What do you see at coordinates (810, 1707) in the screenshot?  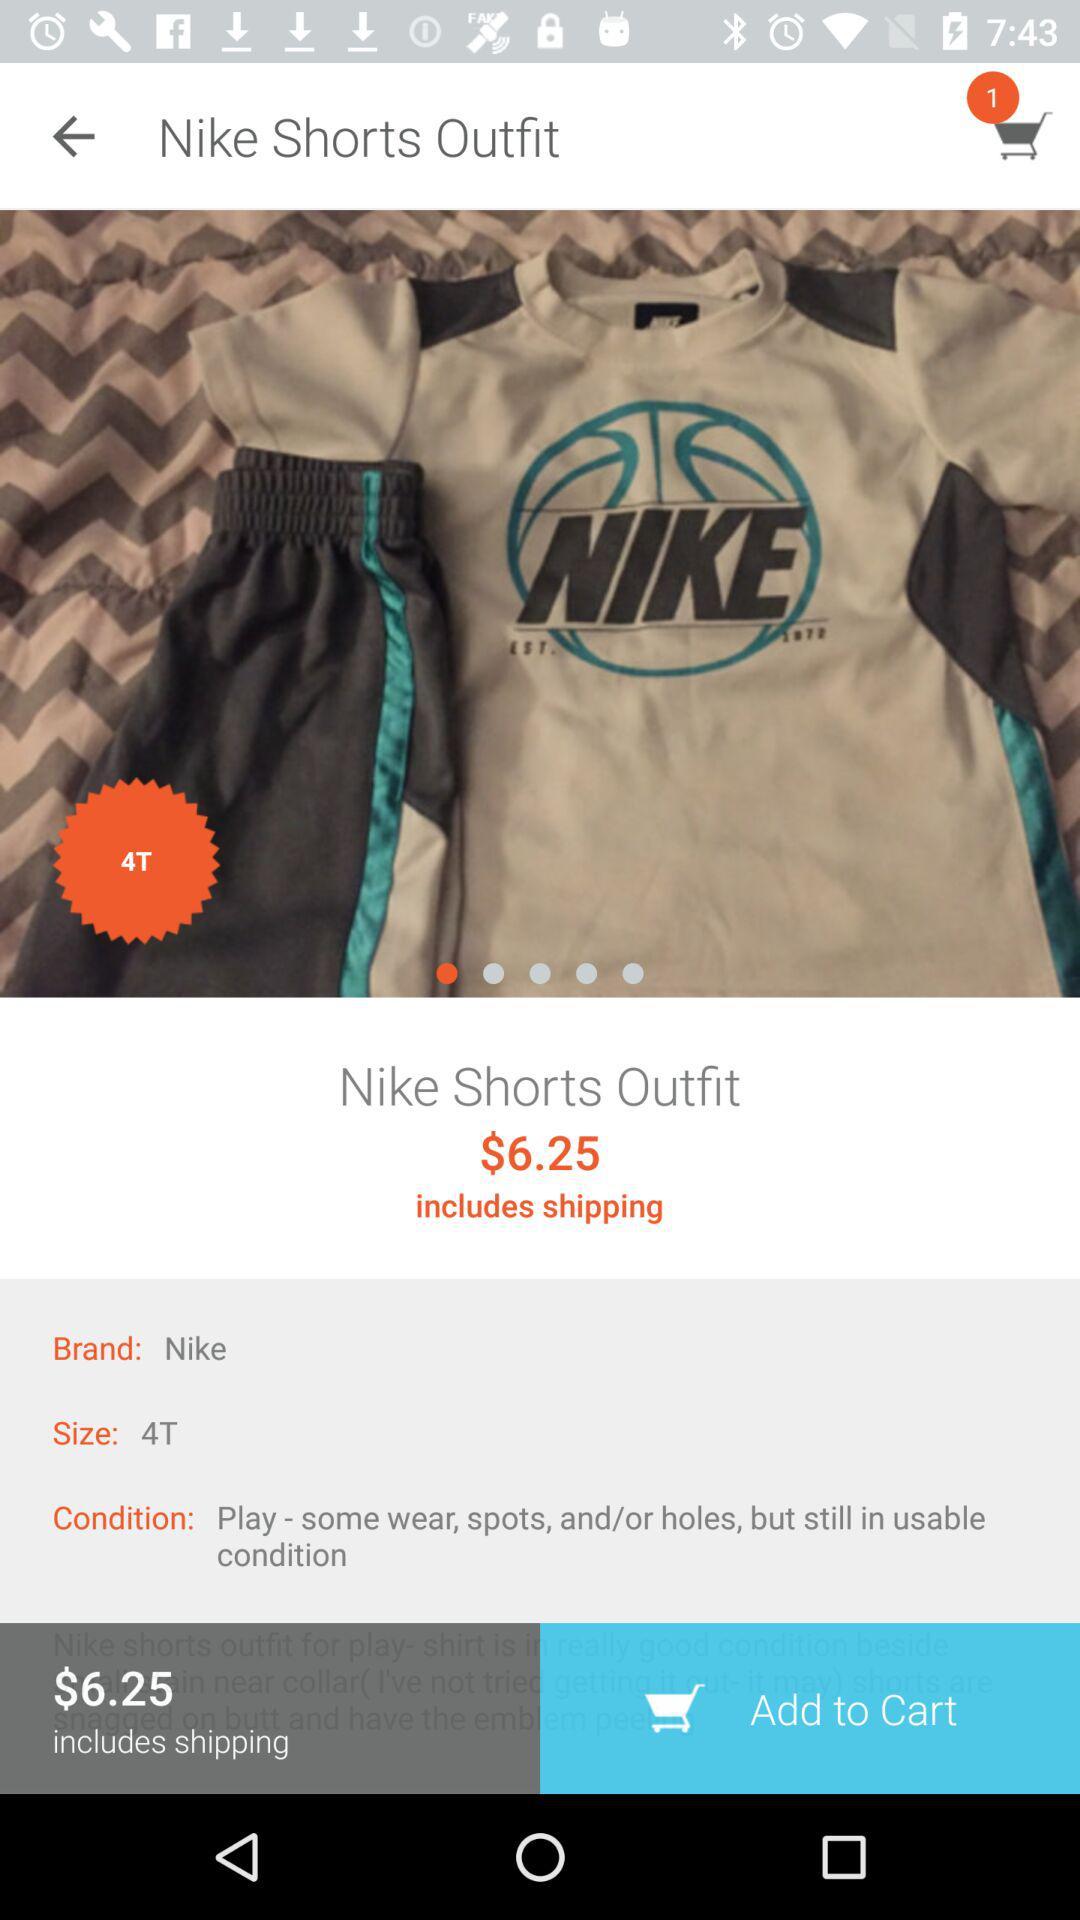 I see `the icon to the right of the includes shipping` at bounding box center [810, 1707].